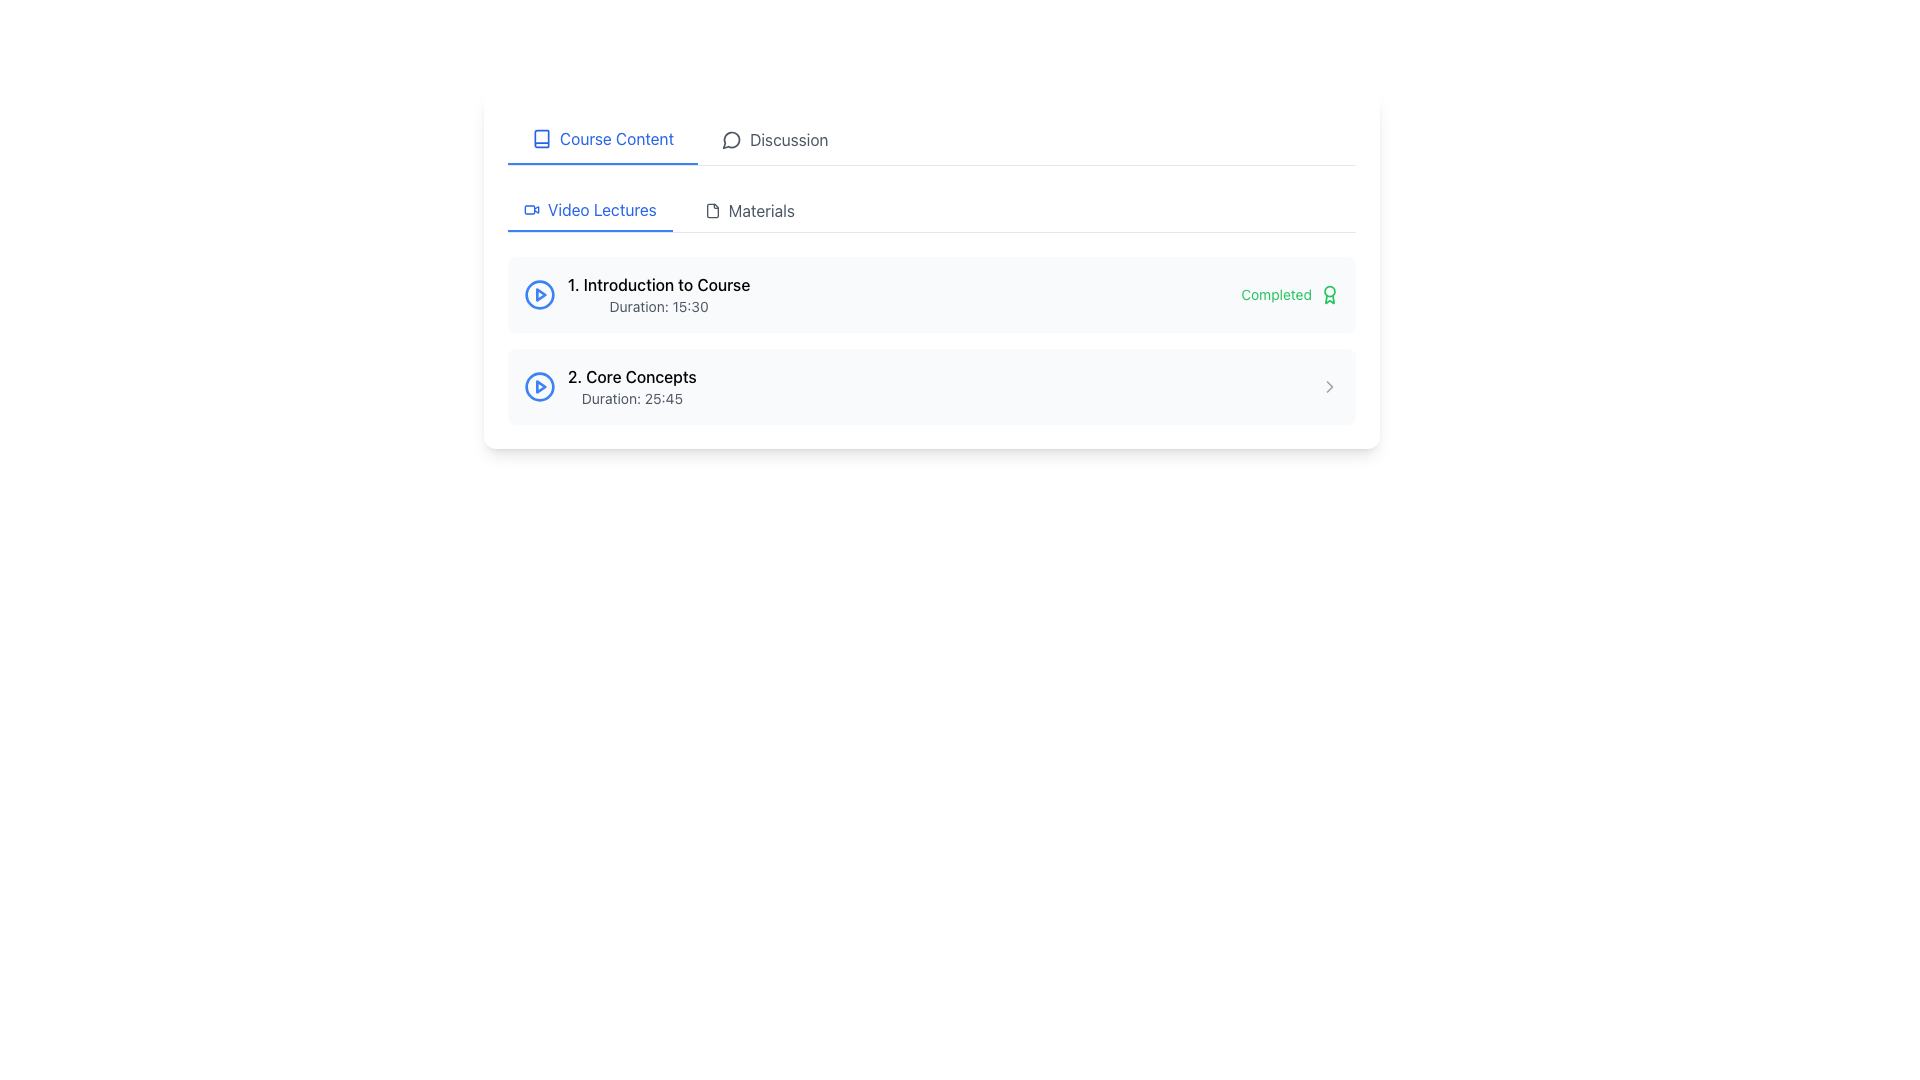 Image resolution: width=1920 pixels, height=1080 pixels. I want to click on the icon located at the right end of the 'Core Concepts' entry in the video lectures list to receive contextual information or highlight it visually, so click(1329, 386).